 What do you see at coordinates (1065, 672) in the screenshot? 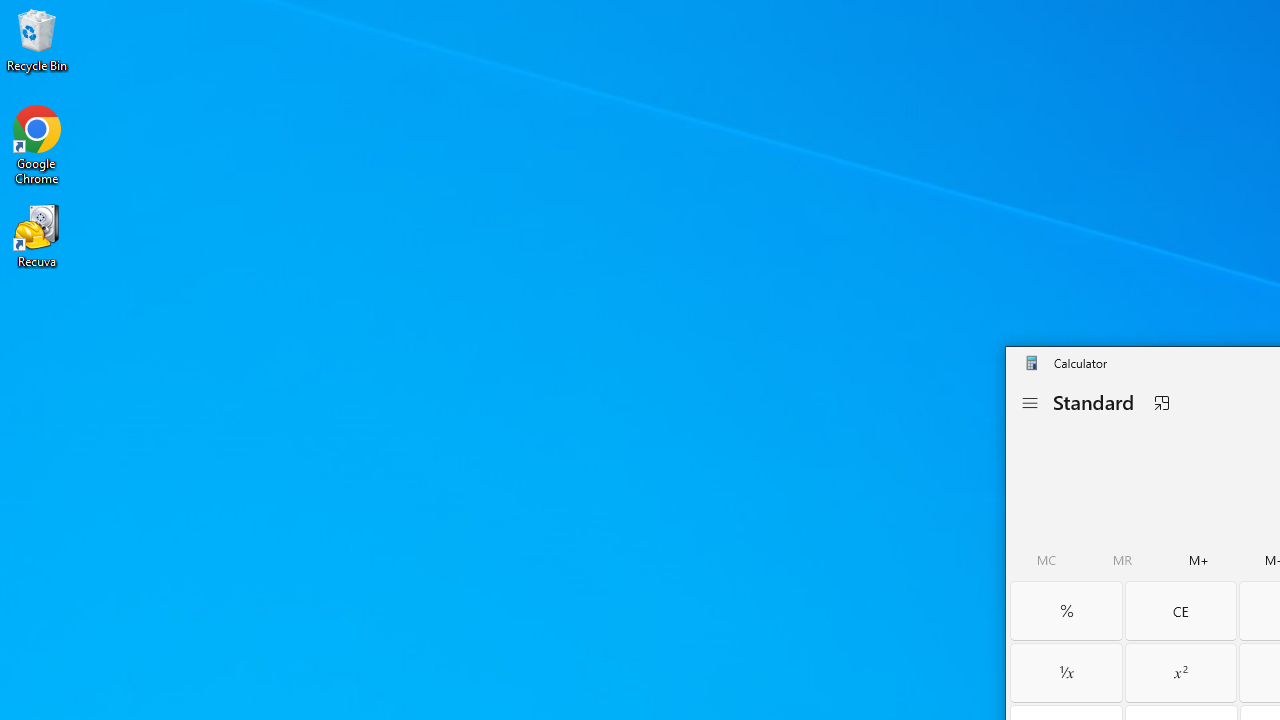
I see `'Reciprocal'` at bounding box center [1065, 672].